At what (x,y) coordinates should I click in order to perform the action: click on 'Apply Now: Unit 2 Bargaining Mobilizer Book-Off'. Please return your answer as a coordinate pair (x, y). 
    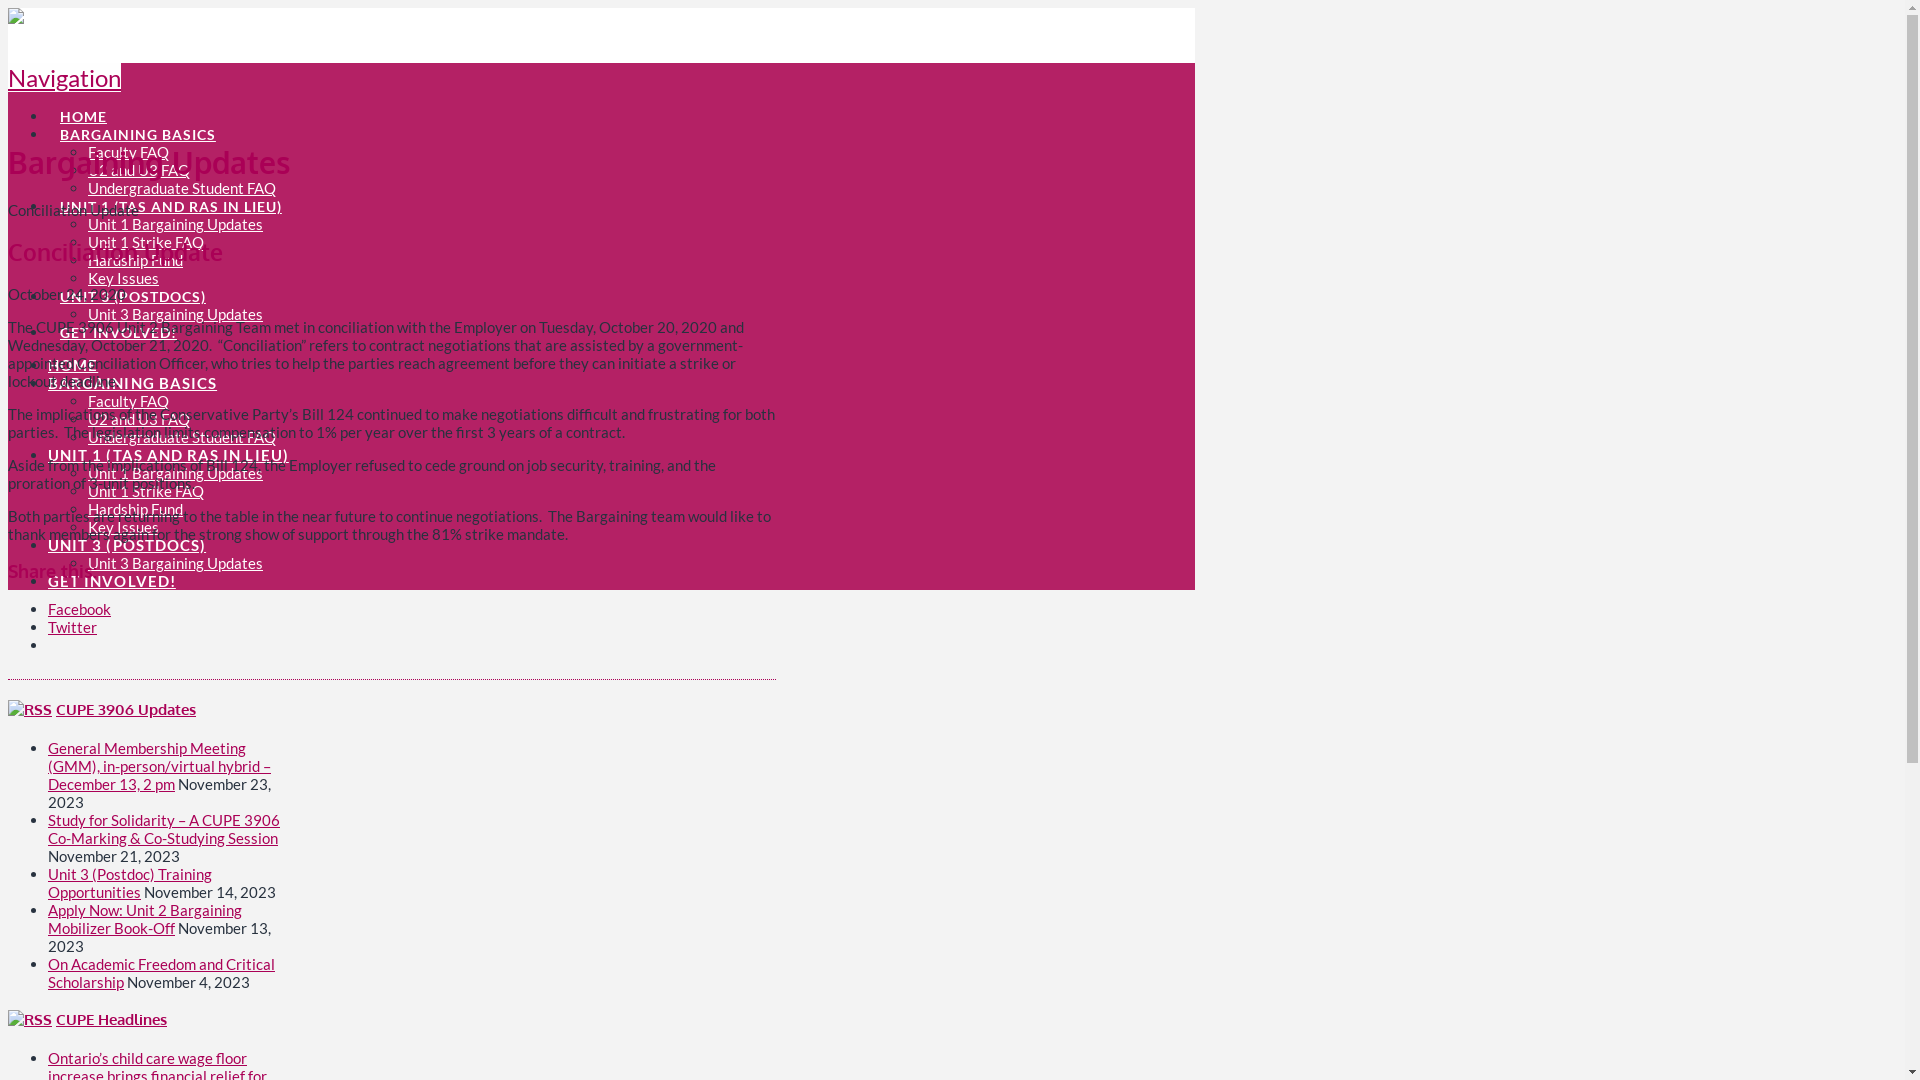
    Looking at the image, I should click on (143, 918).